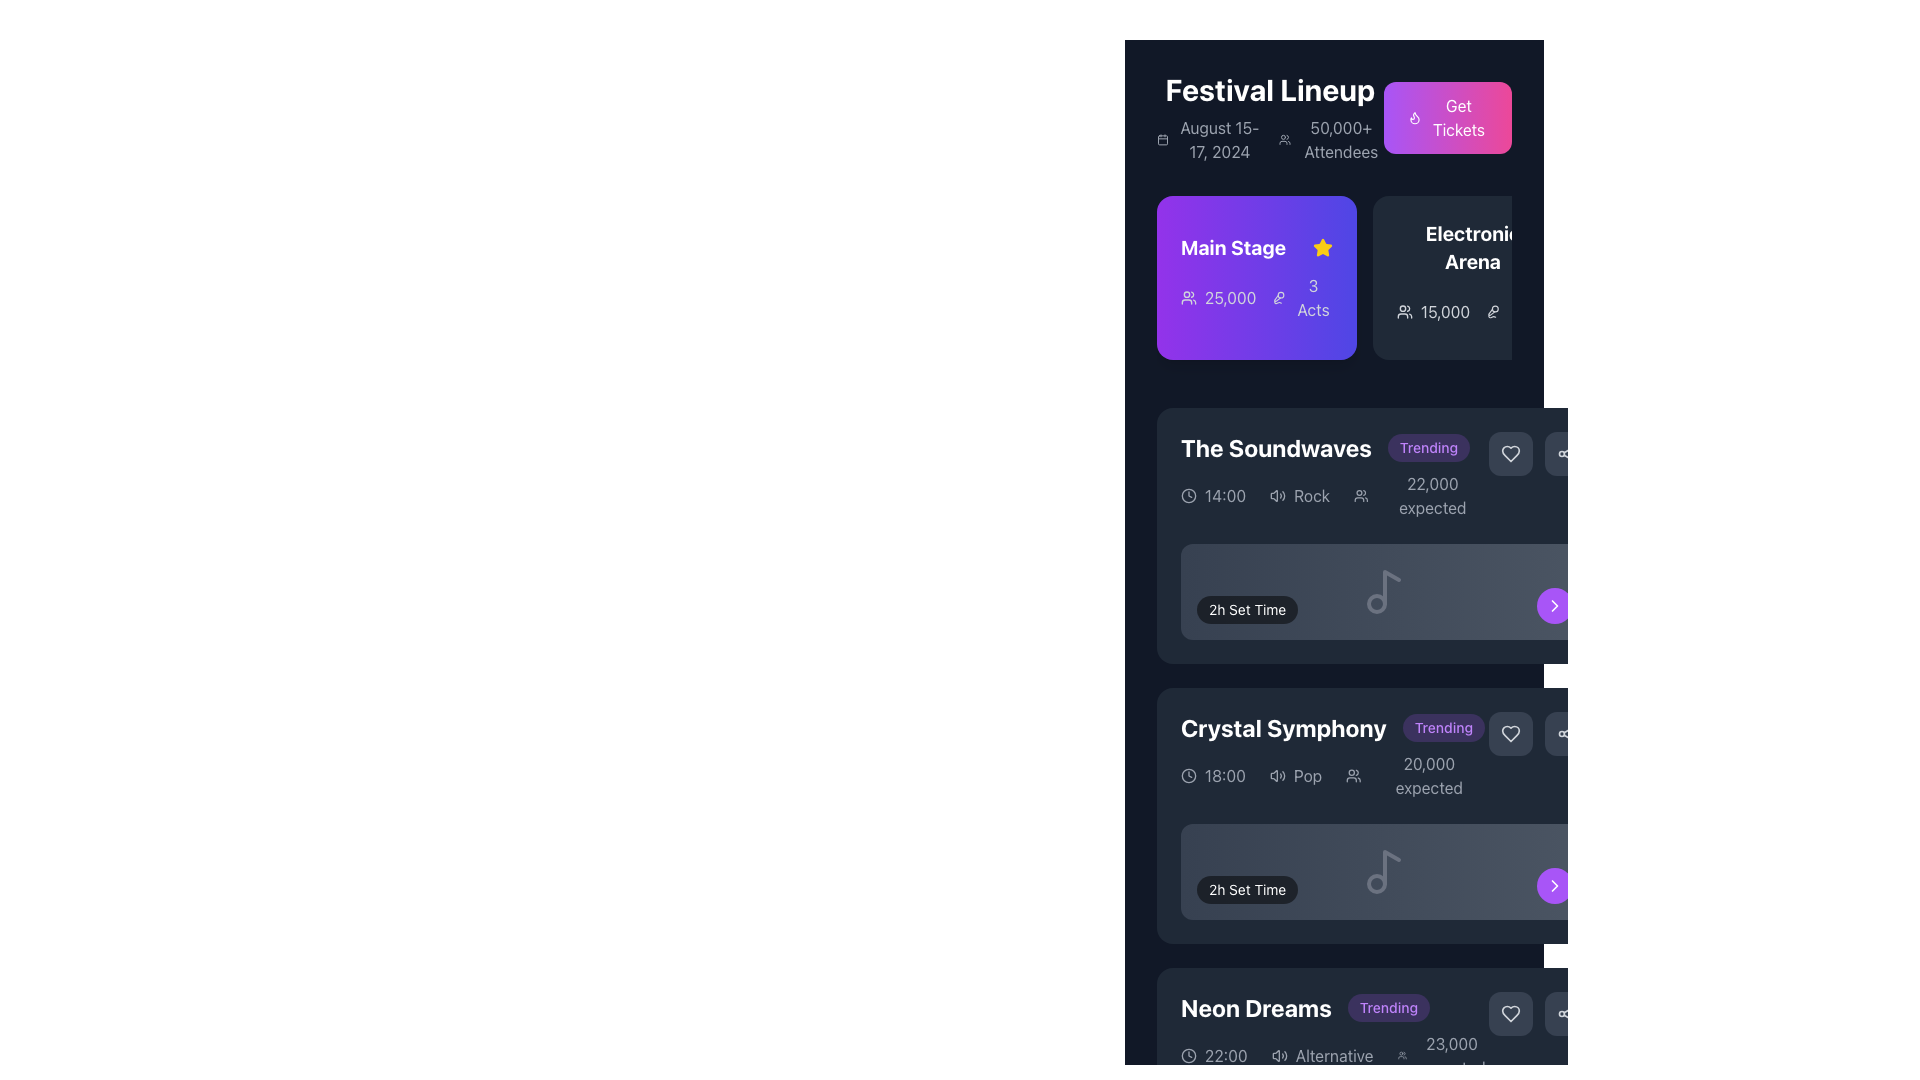 The width and height of the screenshot is (1920, 1080). What do you see at coordinates (1404, 312) in the screenshot?
I see `the minimalistic SVG icon representing a group of people, which is styled in light color and positioned to the left of the text '15,000'` at bounding box center [1404, 312].